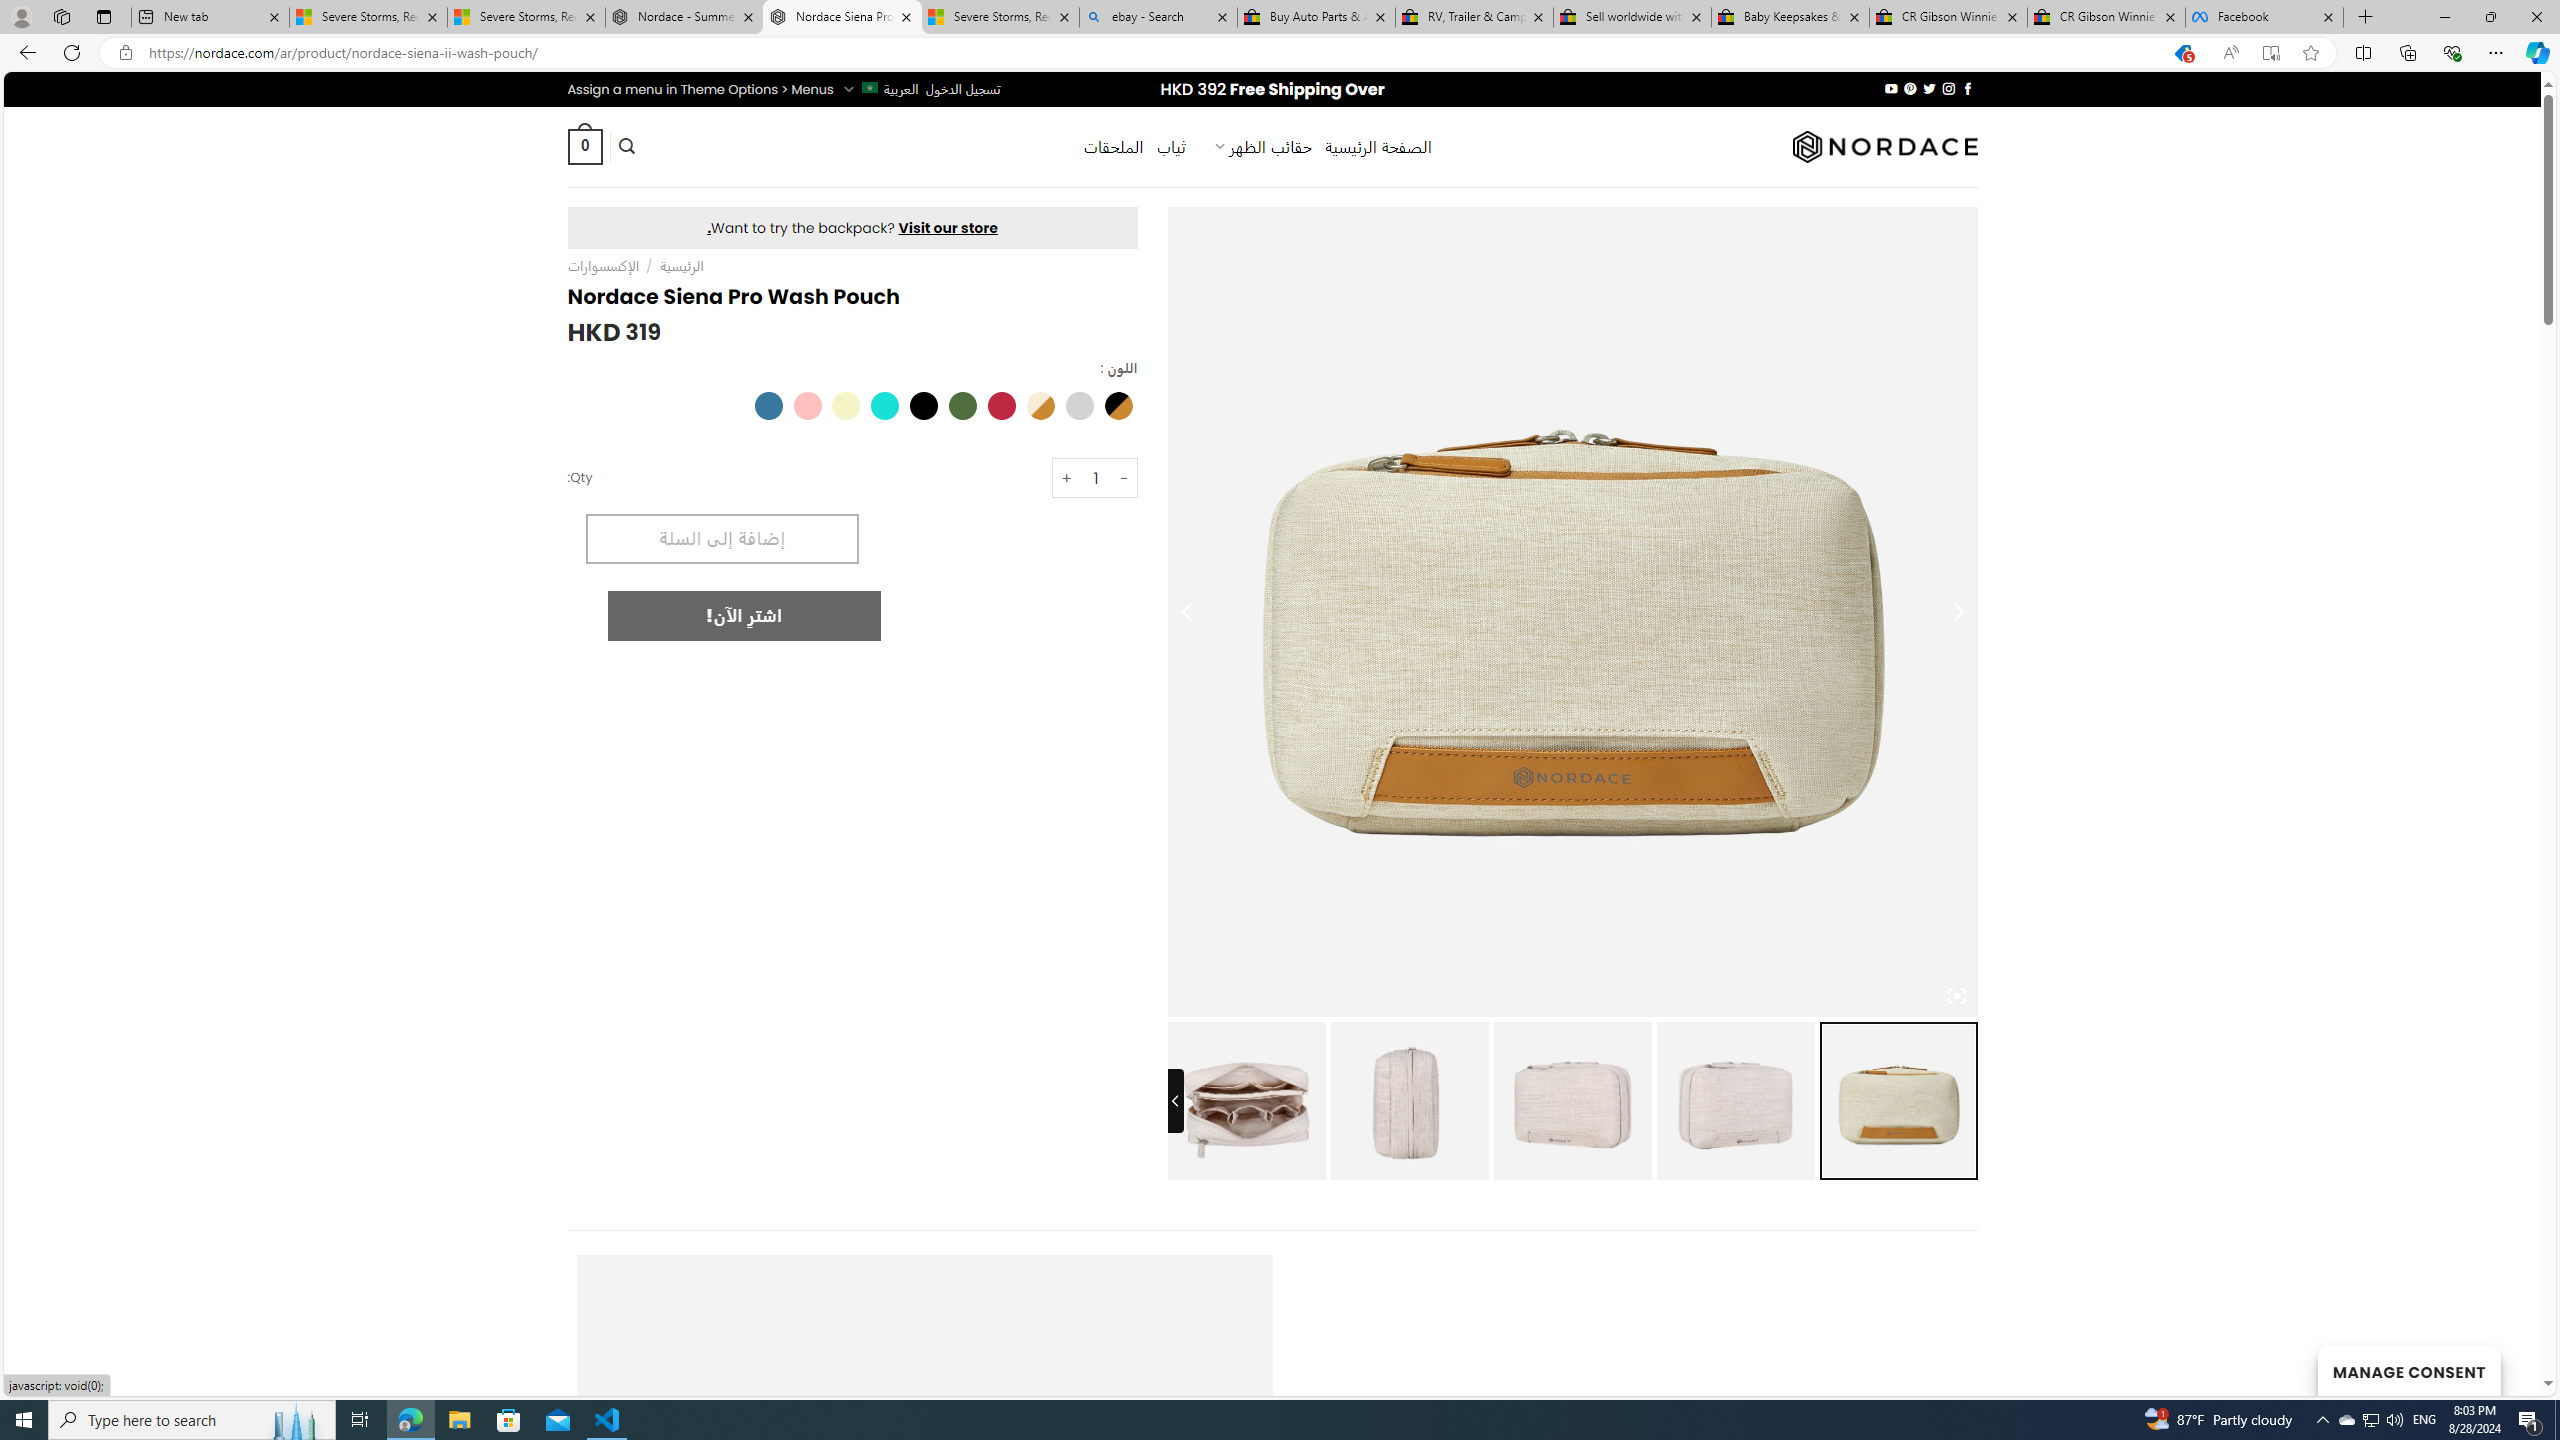 This screenshot has height=1440, width=2560. I want to click on 'Class: iconic-woothumbs-fullscreen', so click(1956, 995).